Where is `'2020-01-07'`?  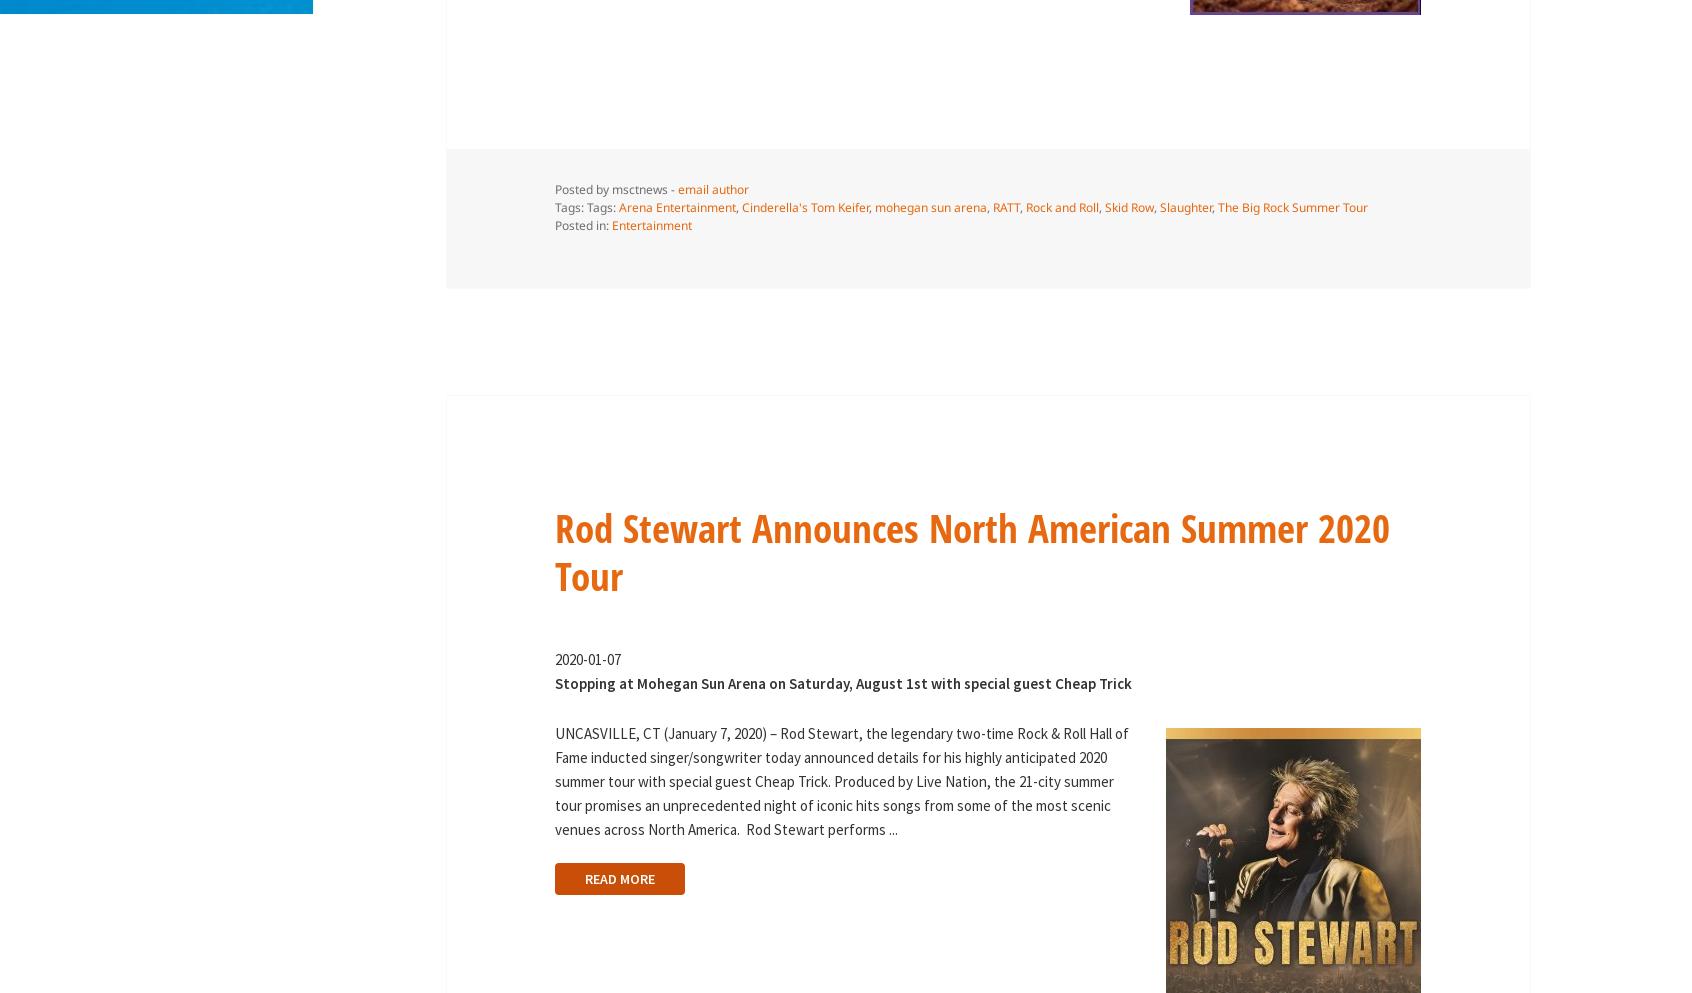 '2020-01-07' is located at coordinates (585, 659).